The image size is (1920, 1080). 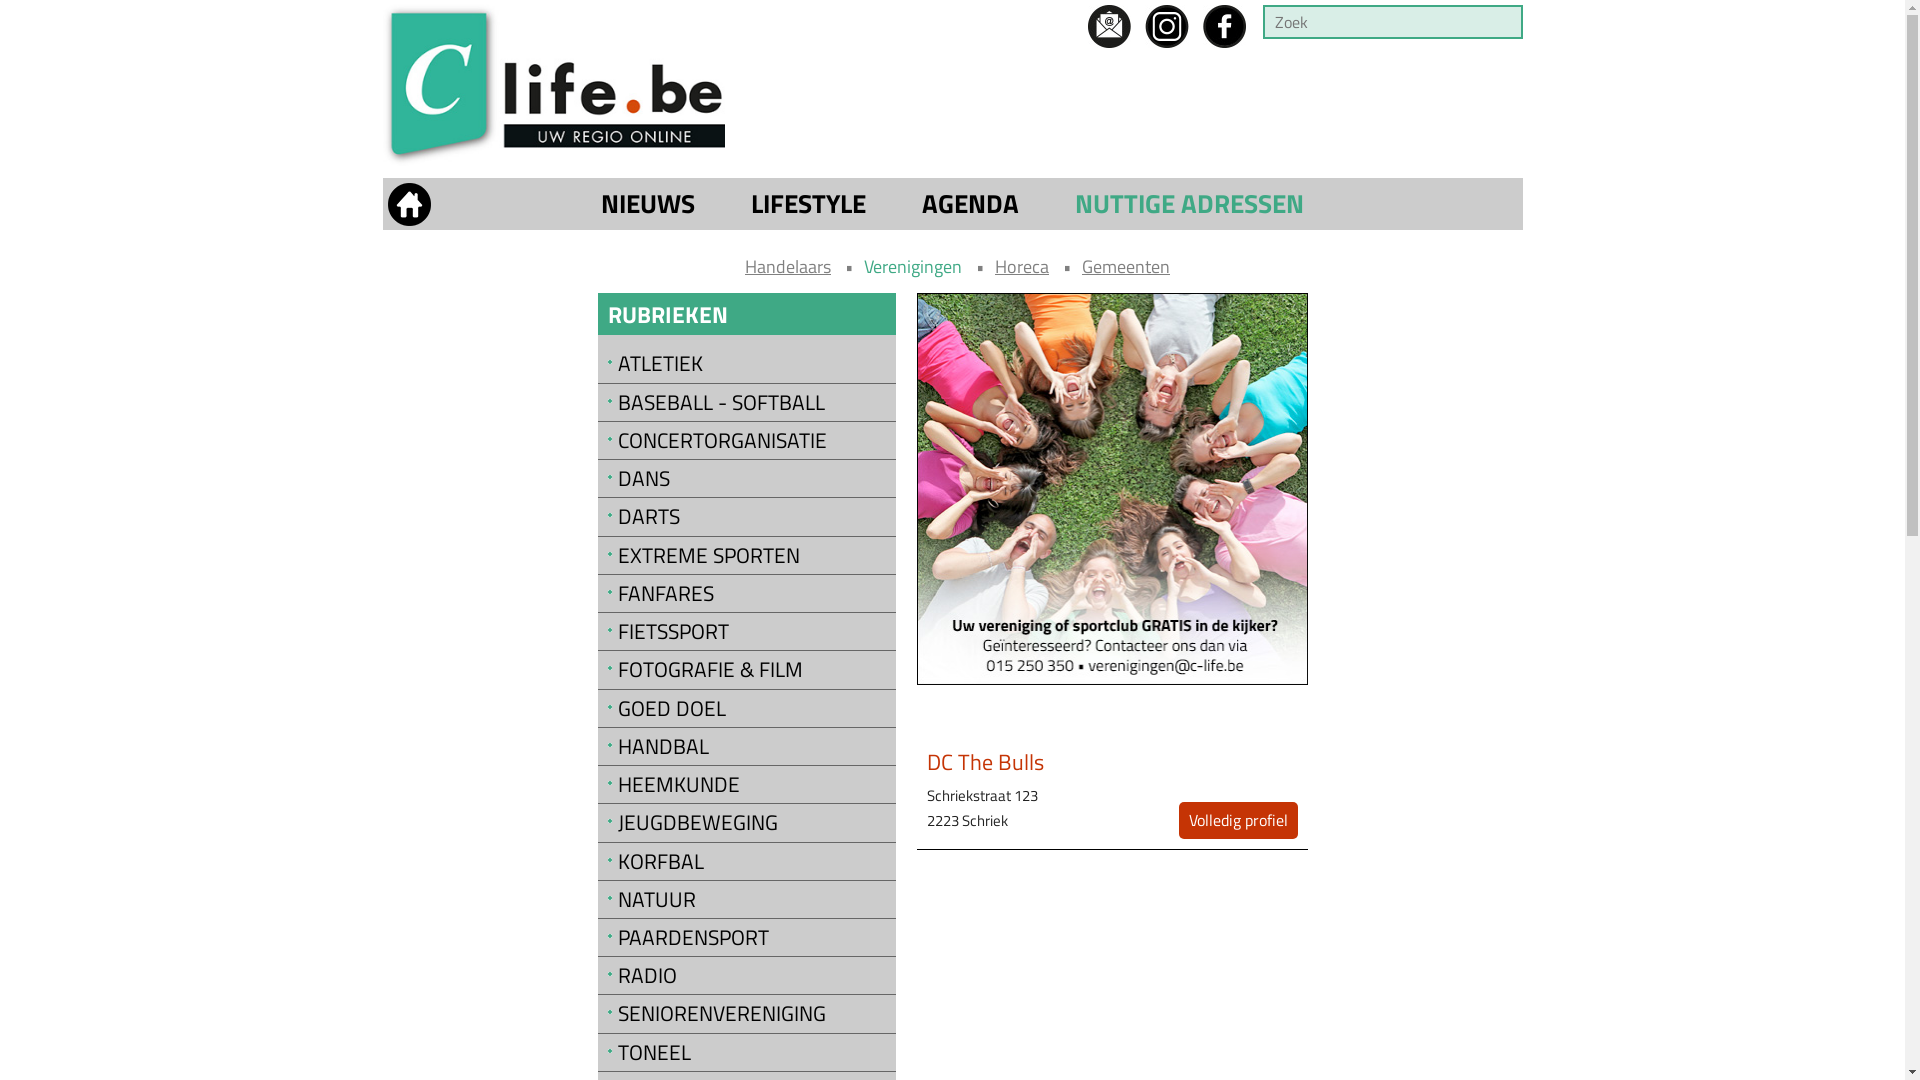 What do you see at coordinates (751, 1051) in the screenshot?
I see `'TONEEL'` at bounding box center [751, 1051].